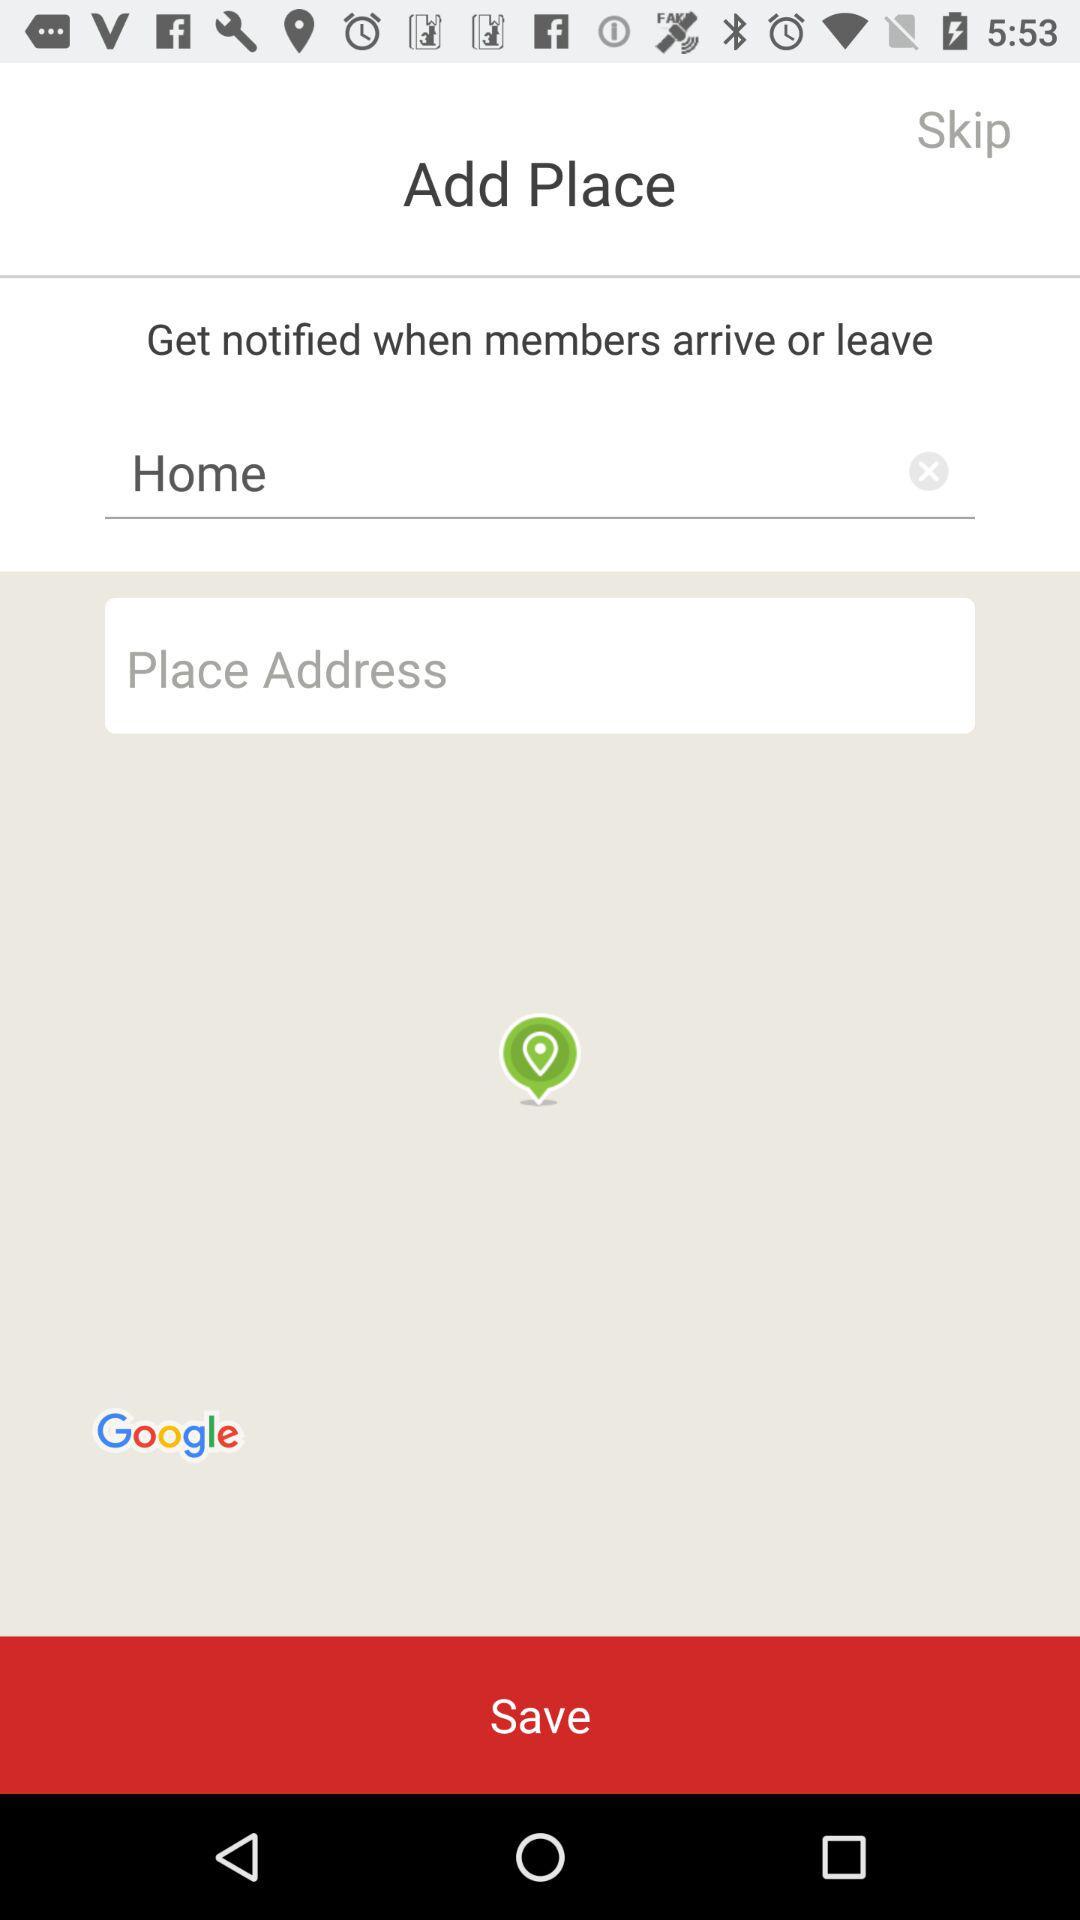  Describe the element at coordinates (963, 127) in the screenshot. I see `the icon next to add place` at that location.